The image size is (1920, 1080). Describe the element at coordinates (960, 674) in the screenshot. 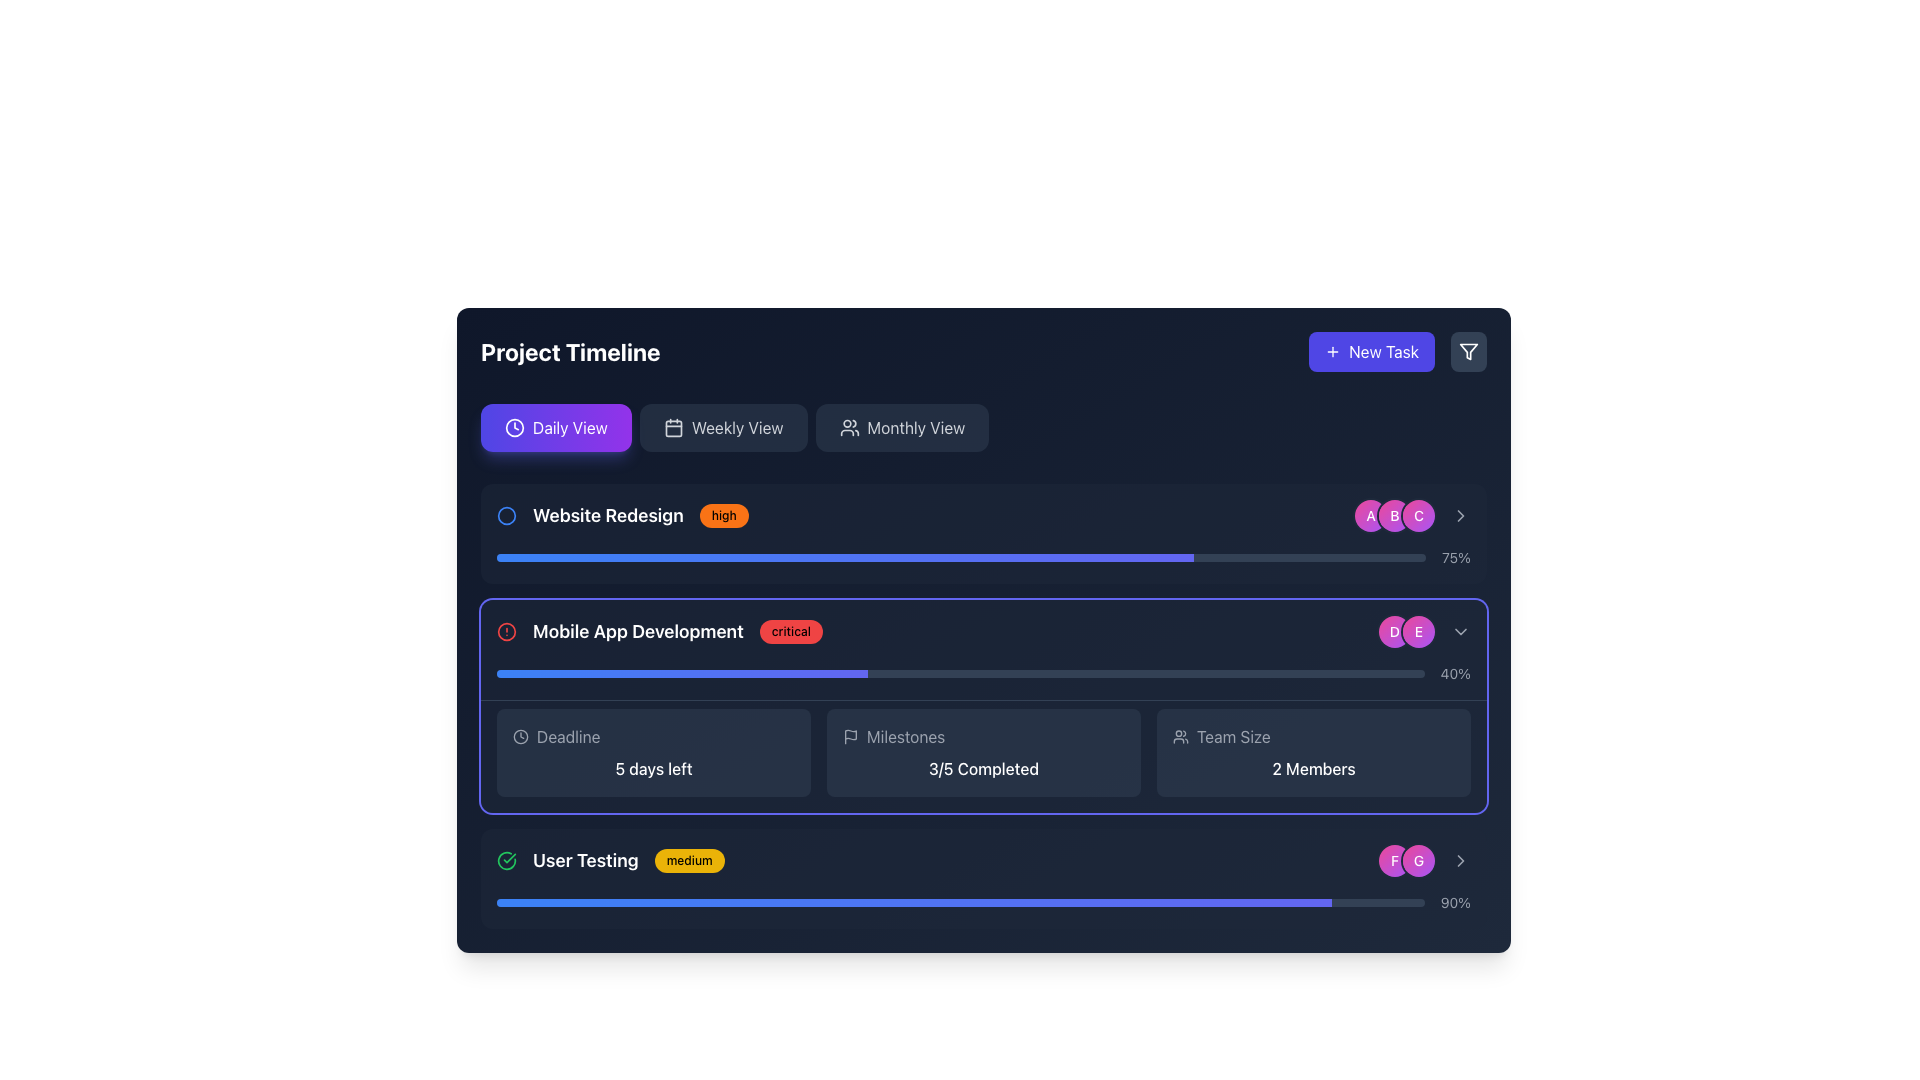

I see `the horizontal progress bar located in the 'Mobile App Development' section, which has a dark slate background and a gradient fill that reaches approximately 40% width` at that location.